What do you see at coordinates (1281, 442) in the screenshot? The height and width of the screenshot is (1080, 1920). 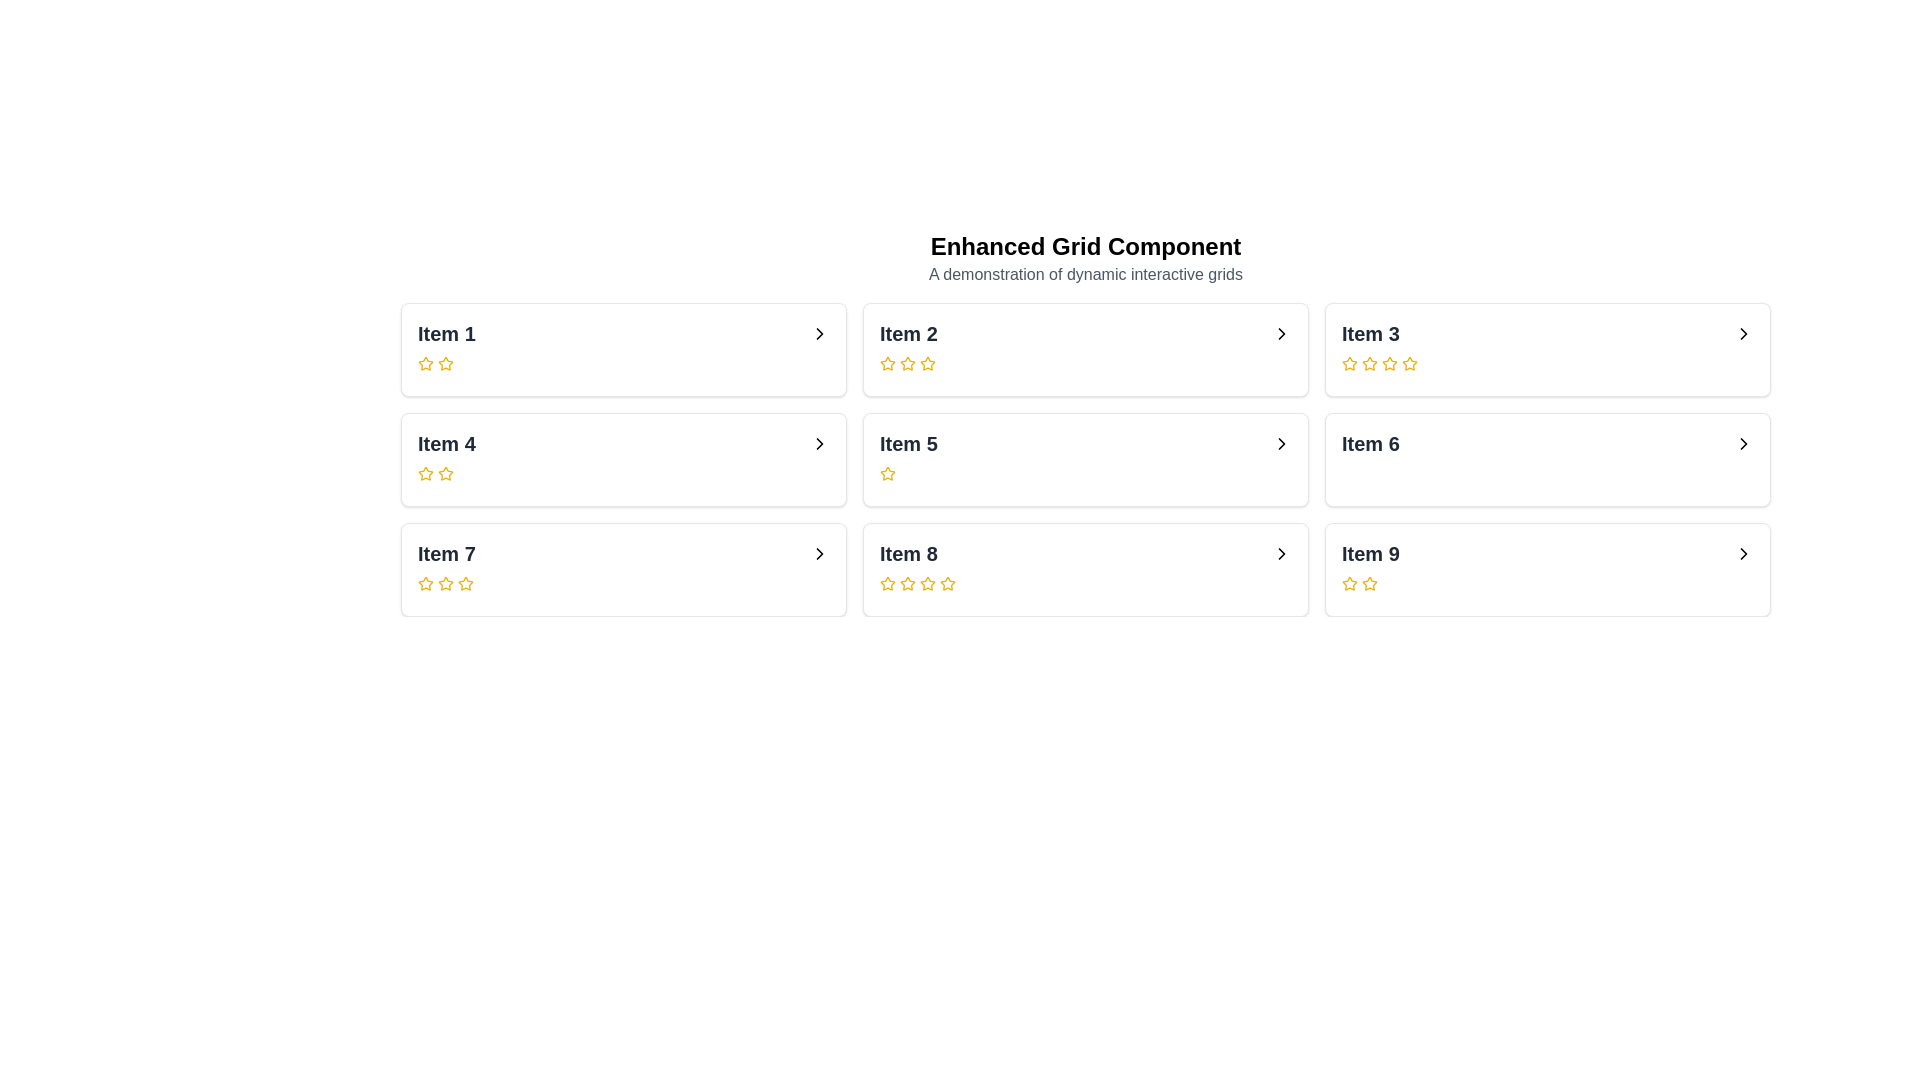 I see `the right chevron icon button in the row for 'Item 5'` at bounding box center [1281, 442].